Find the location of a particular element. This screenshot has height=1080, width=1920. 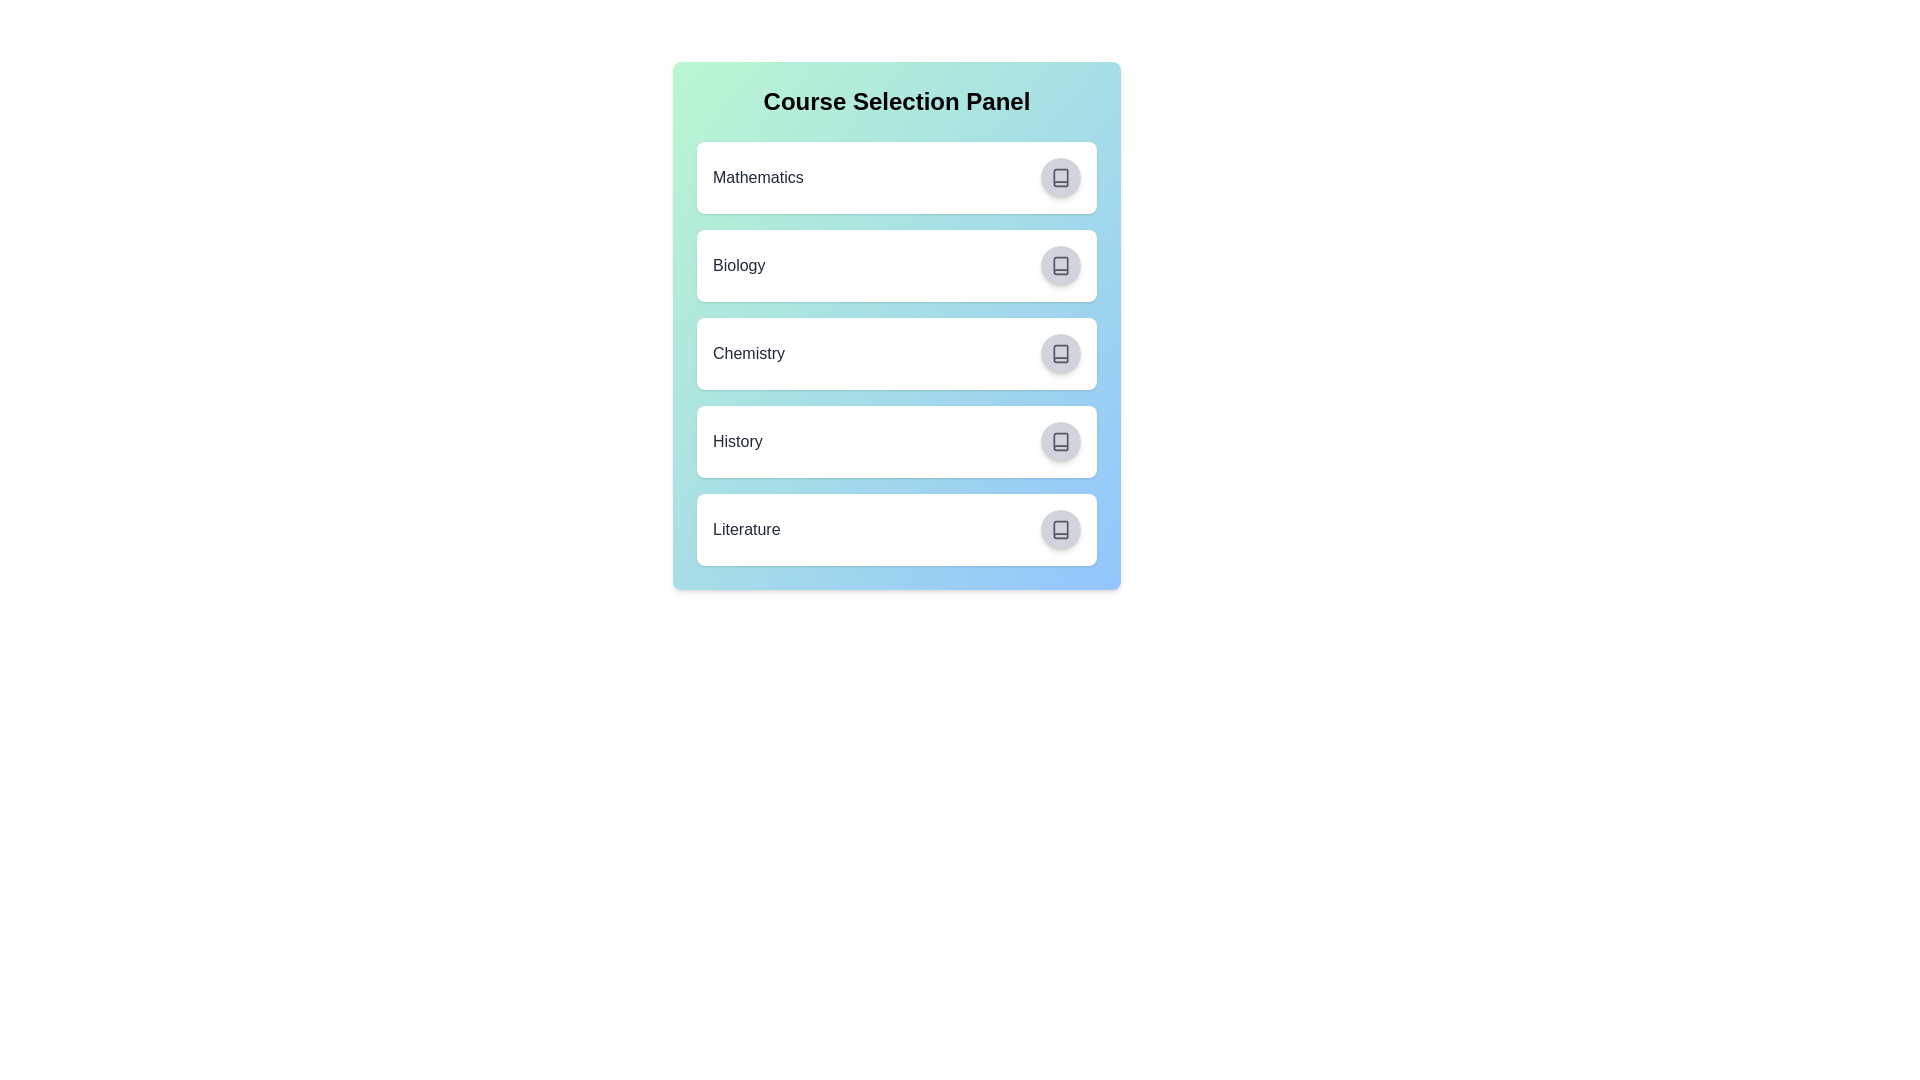

the course Chemistry by clicking its associated button is located at coordinates (1059, 353).